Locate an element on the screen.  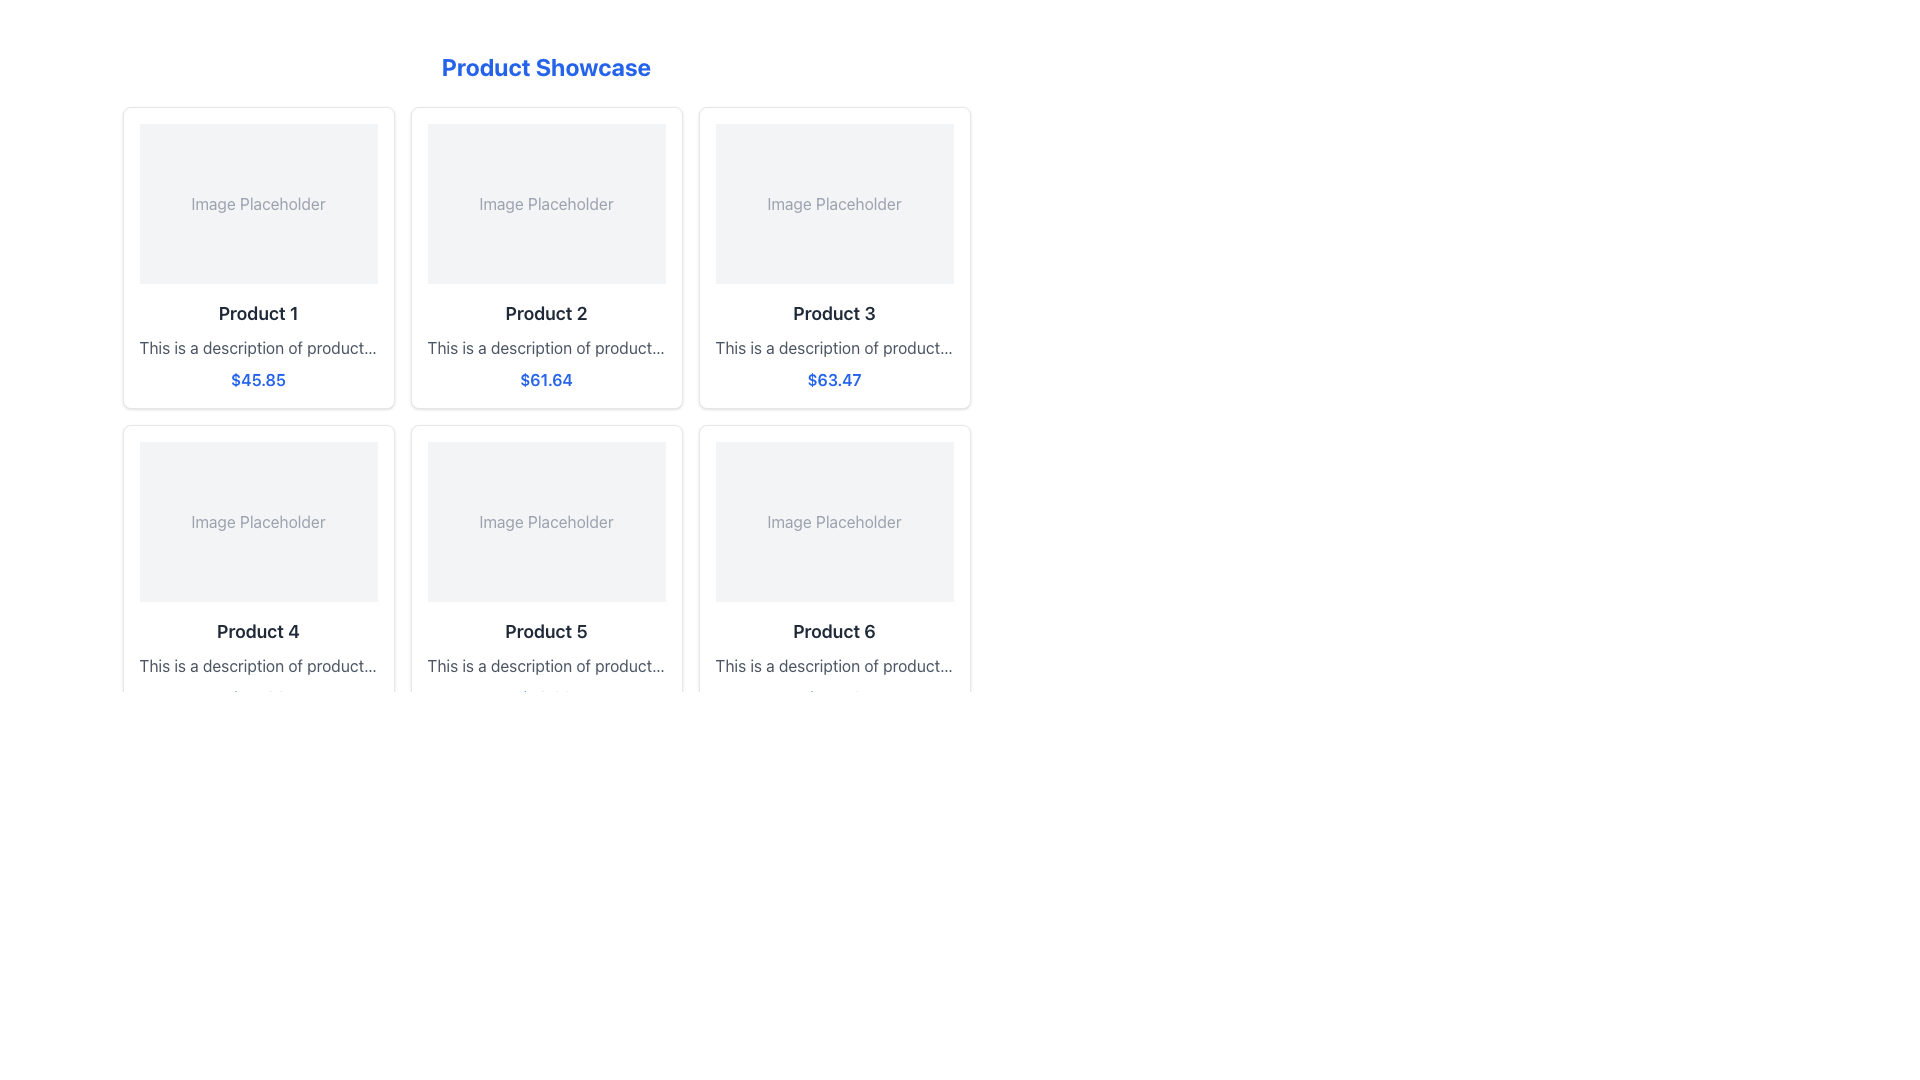
displayed text for 'Product 1' located in the top-left product card, positioned below the product name and above the price is located at coordinates (257, 346).